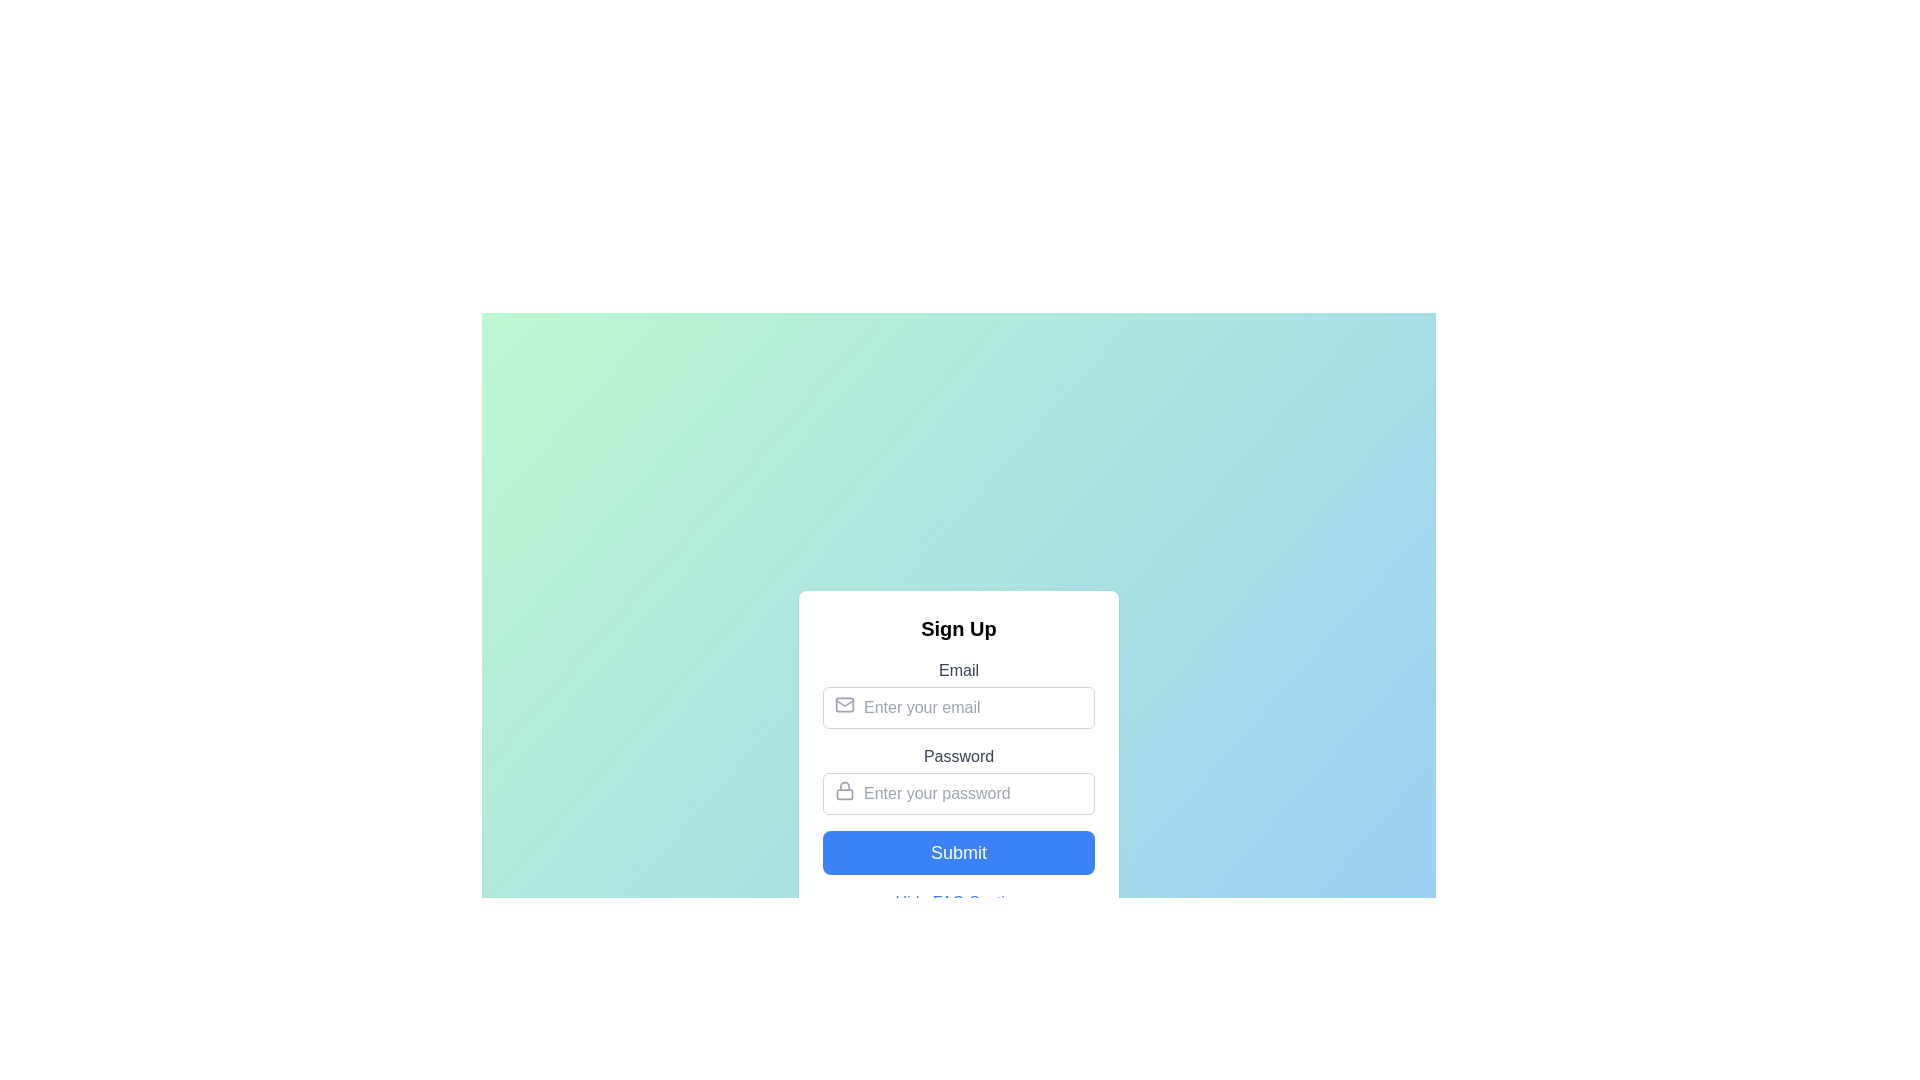 This screenshot has width=1920, height=1080. I want to click on the center of the email input field located beneath the 'Email' label, so click(958, 707).